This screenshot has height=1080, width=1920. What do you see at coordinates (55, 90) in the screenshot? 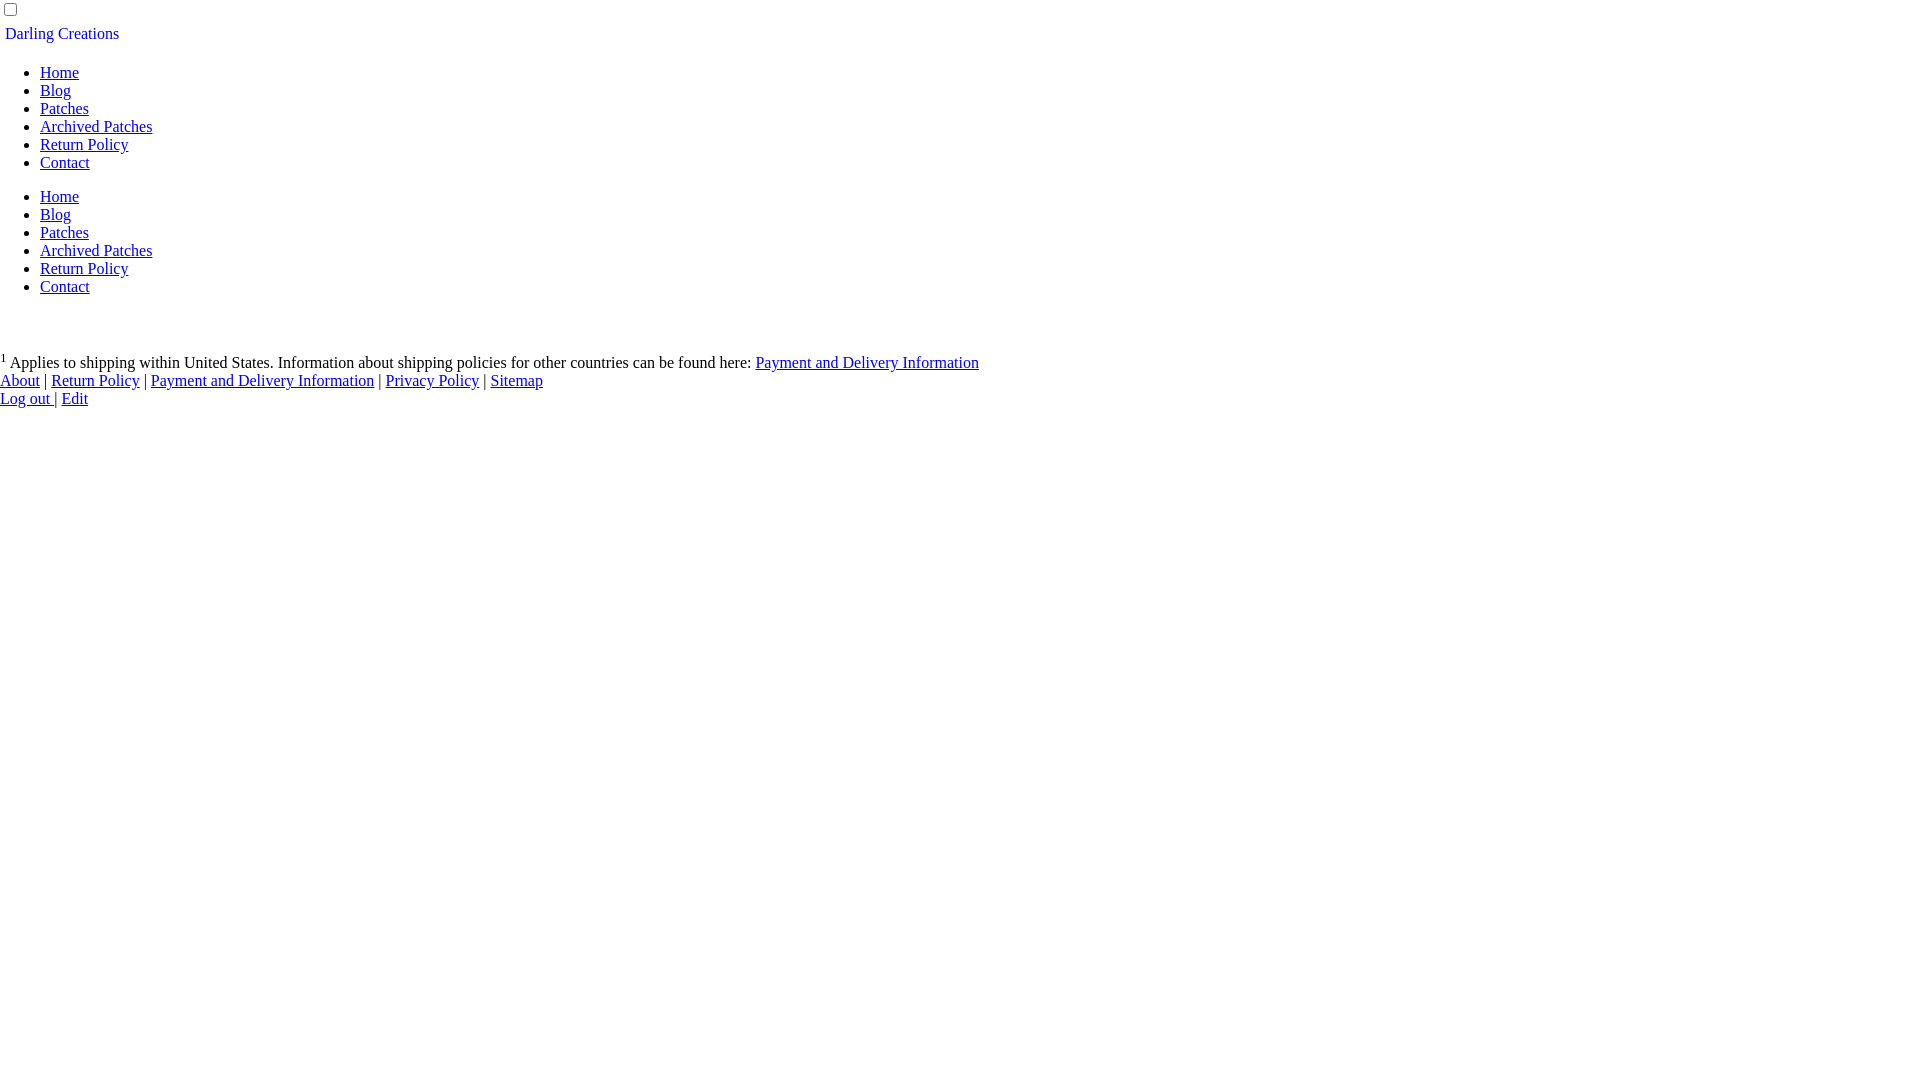
I see `'Blog'` at bounding box center [55, 90].